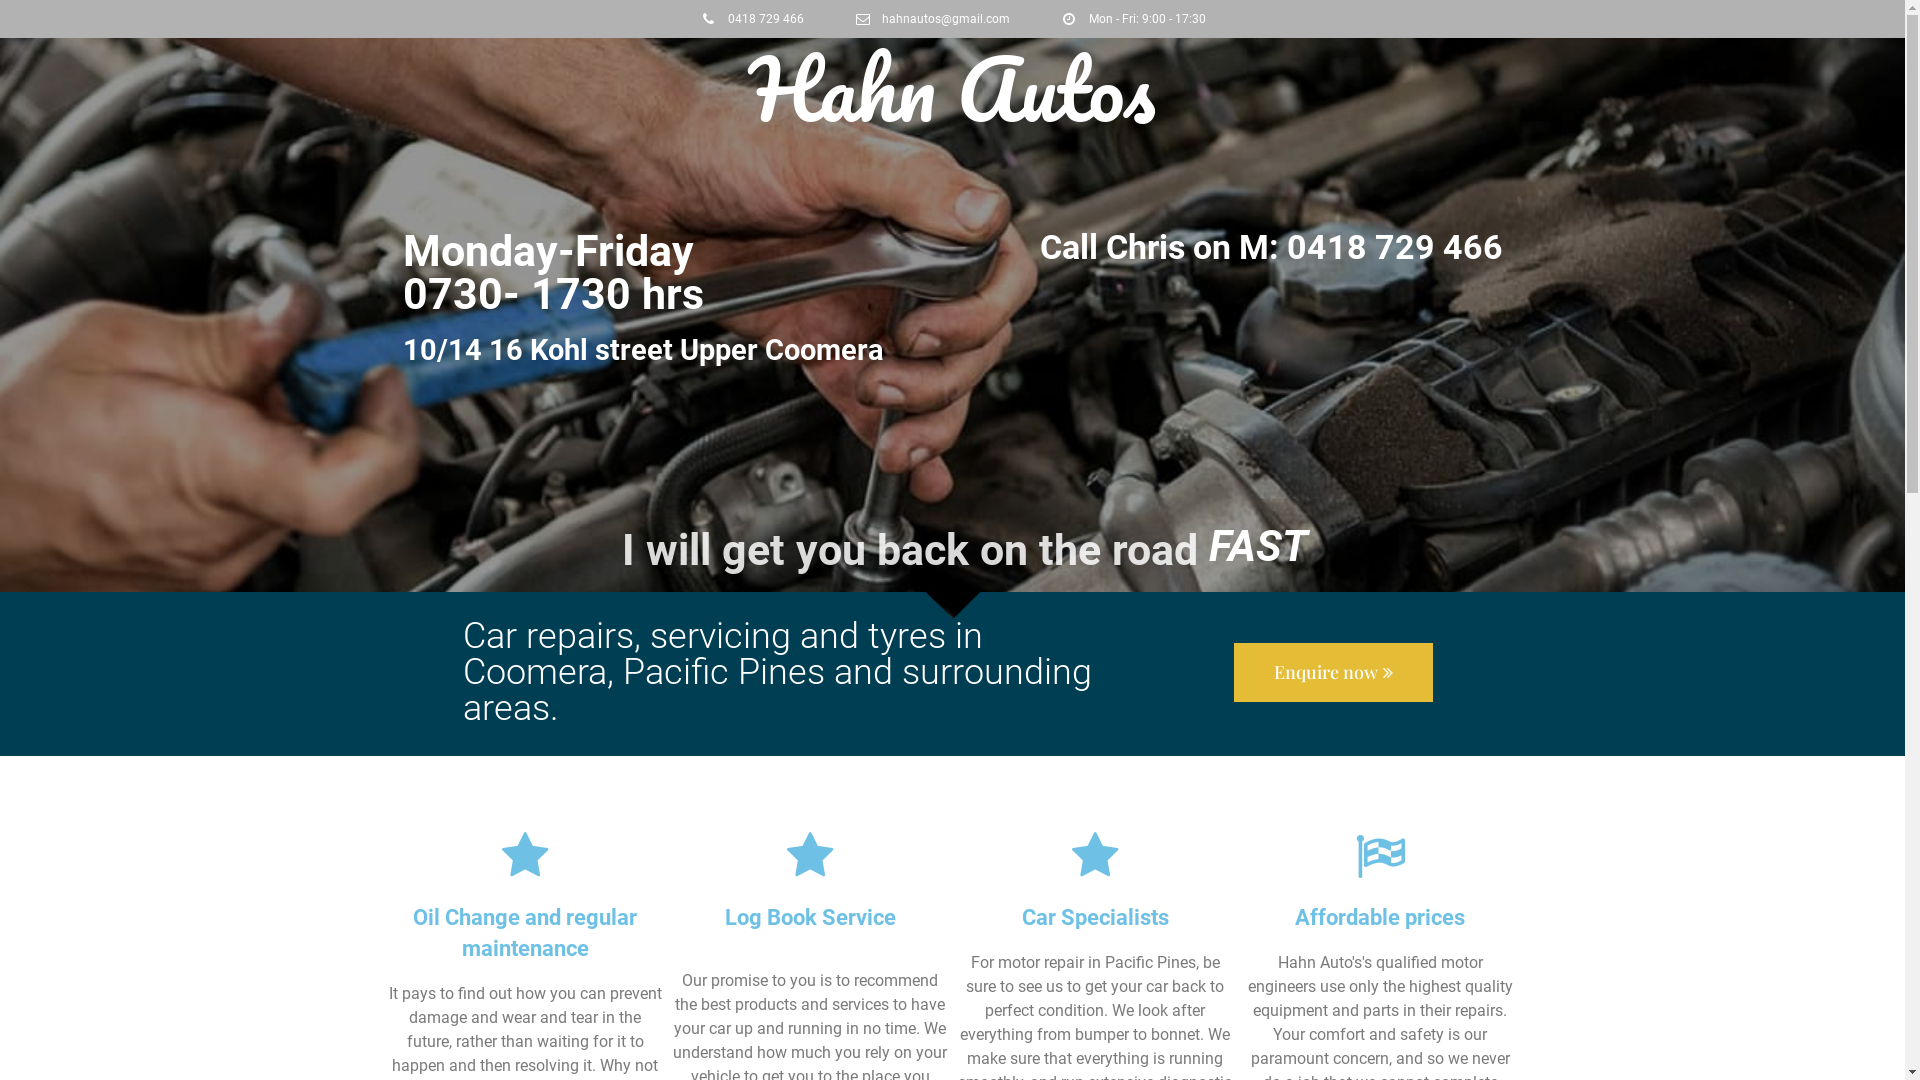 The width and height of the screenshot is (1920, 1080). I want to click on '0418 729 466', so click(750, 19).